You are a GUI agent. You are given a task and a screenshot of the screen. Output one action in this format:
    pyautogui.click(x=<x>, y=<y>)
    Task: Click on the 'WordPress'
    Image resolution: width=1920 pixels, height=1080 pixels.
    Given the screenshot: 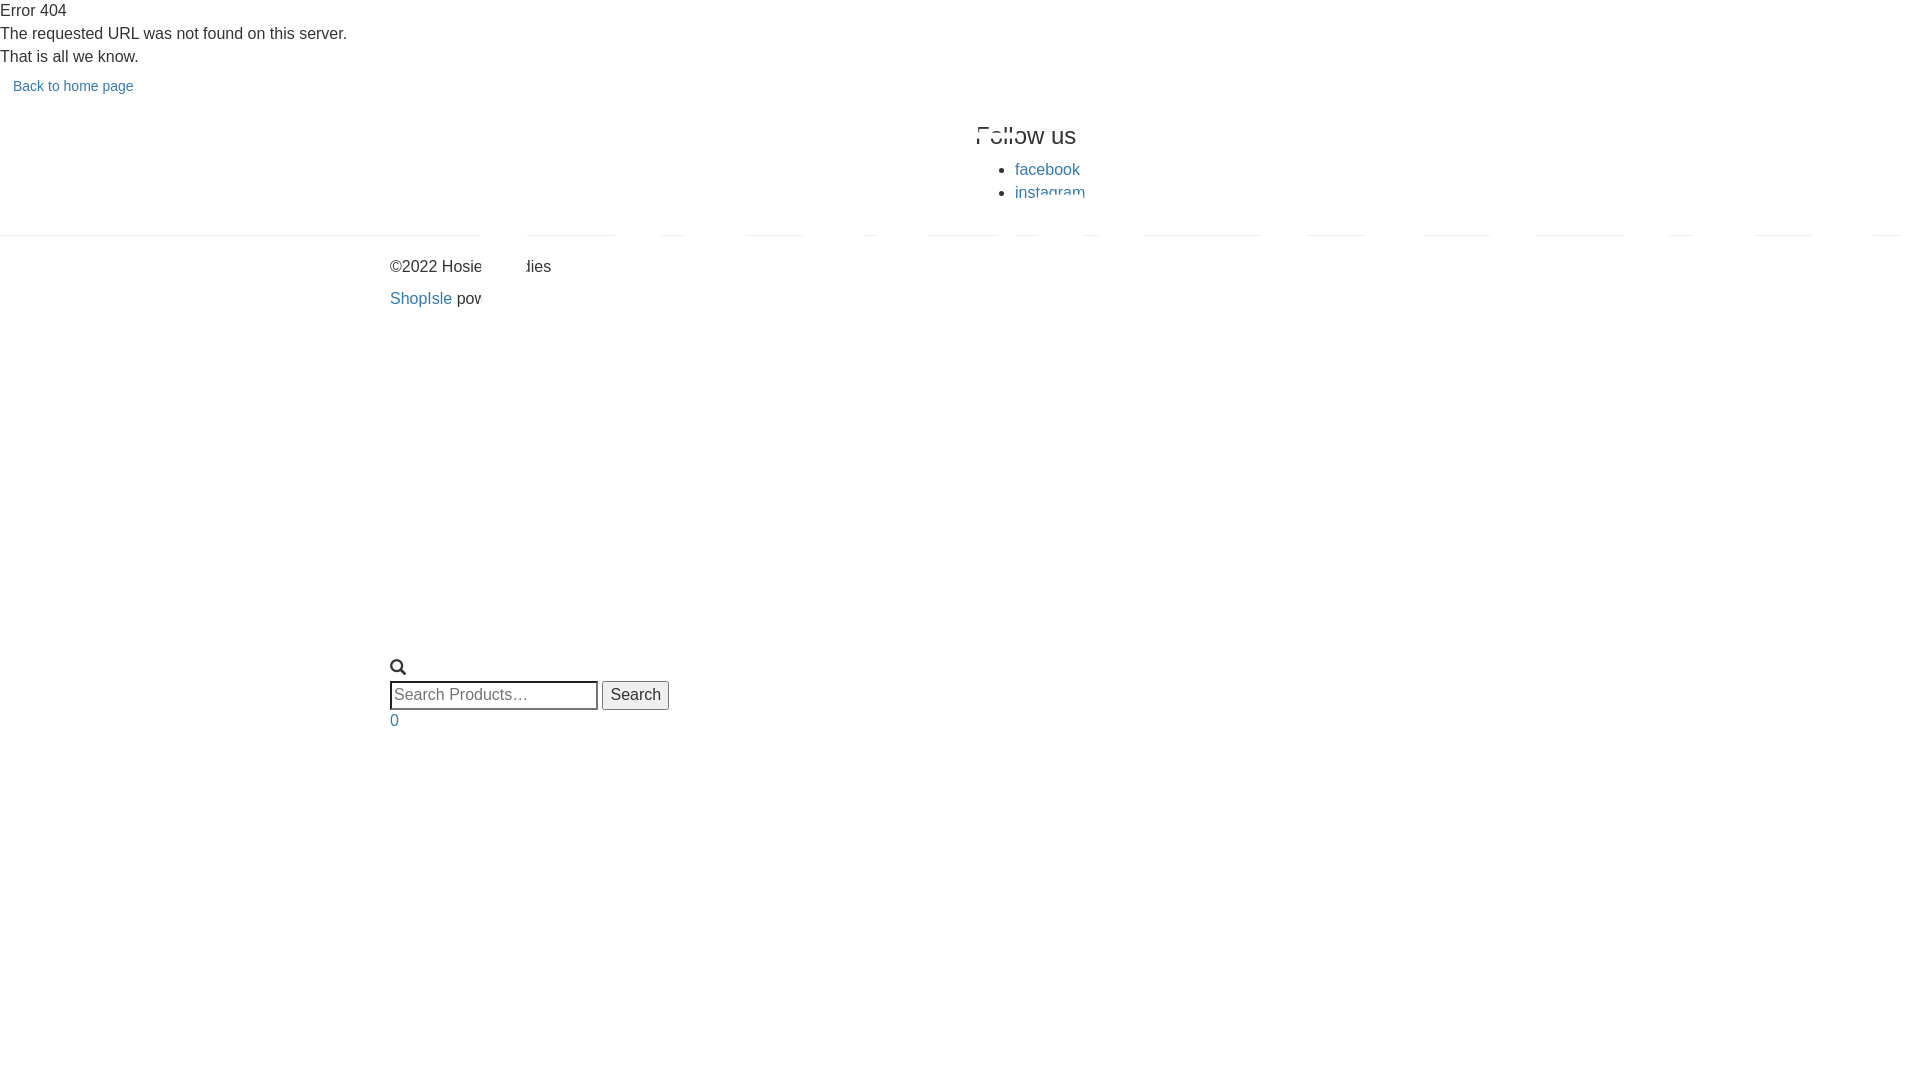 What is the action you would take?
    pyautogui.click(x=579, y=298)
    